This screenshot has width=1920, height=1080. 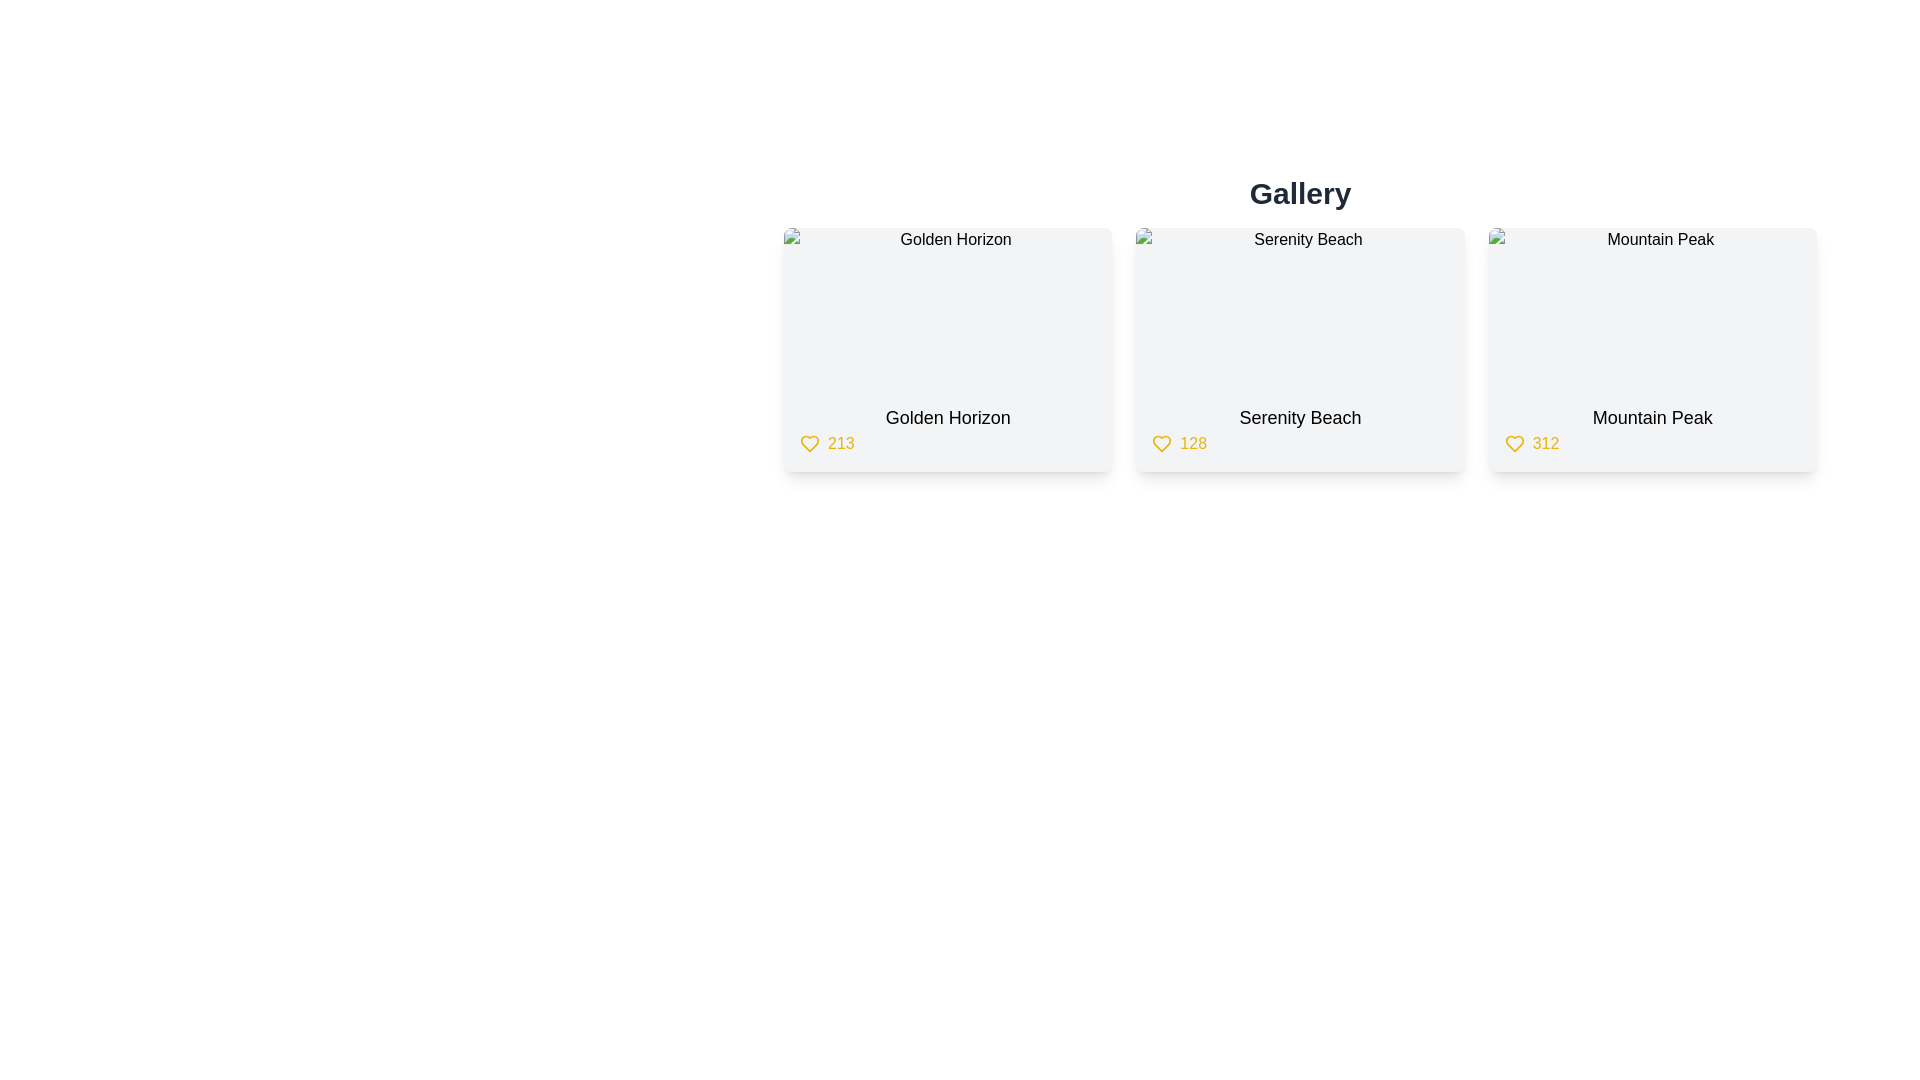 What do you see at coordinates (810, 442) in the screenshot?
I see `the heart-shaped icon with a yellow outline that symbolizes 'like' or 'favorite', located in the bottom-left corner of the first card in a horizontal grid, preceding the number '213'` at bounding box center [810, 442].